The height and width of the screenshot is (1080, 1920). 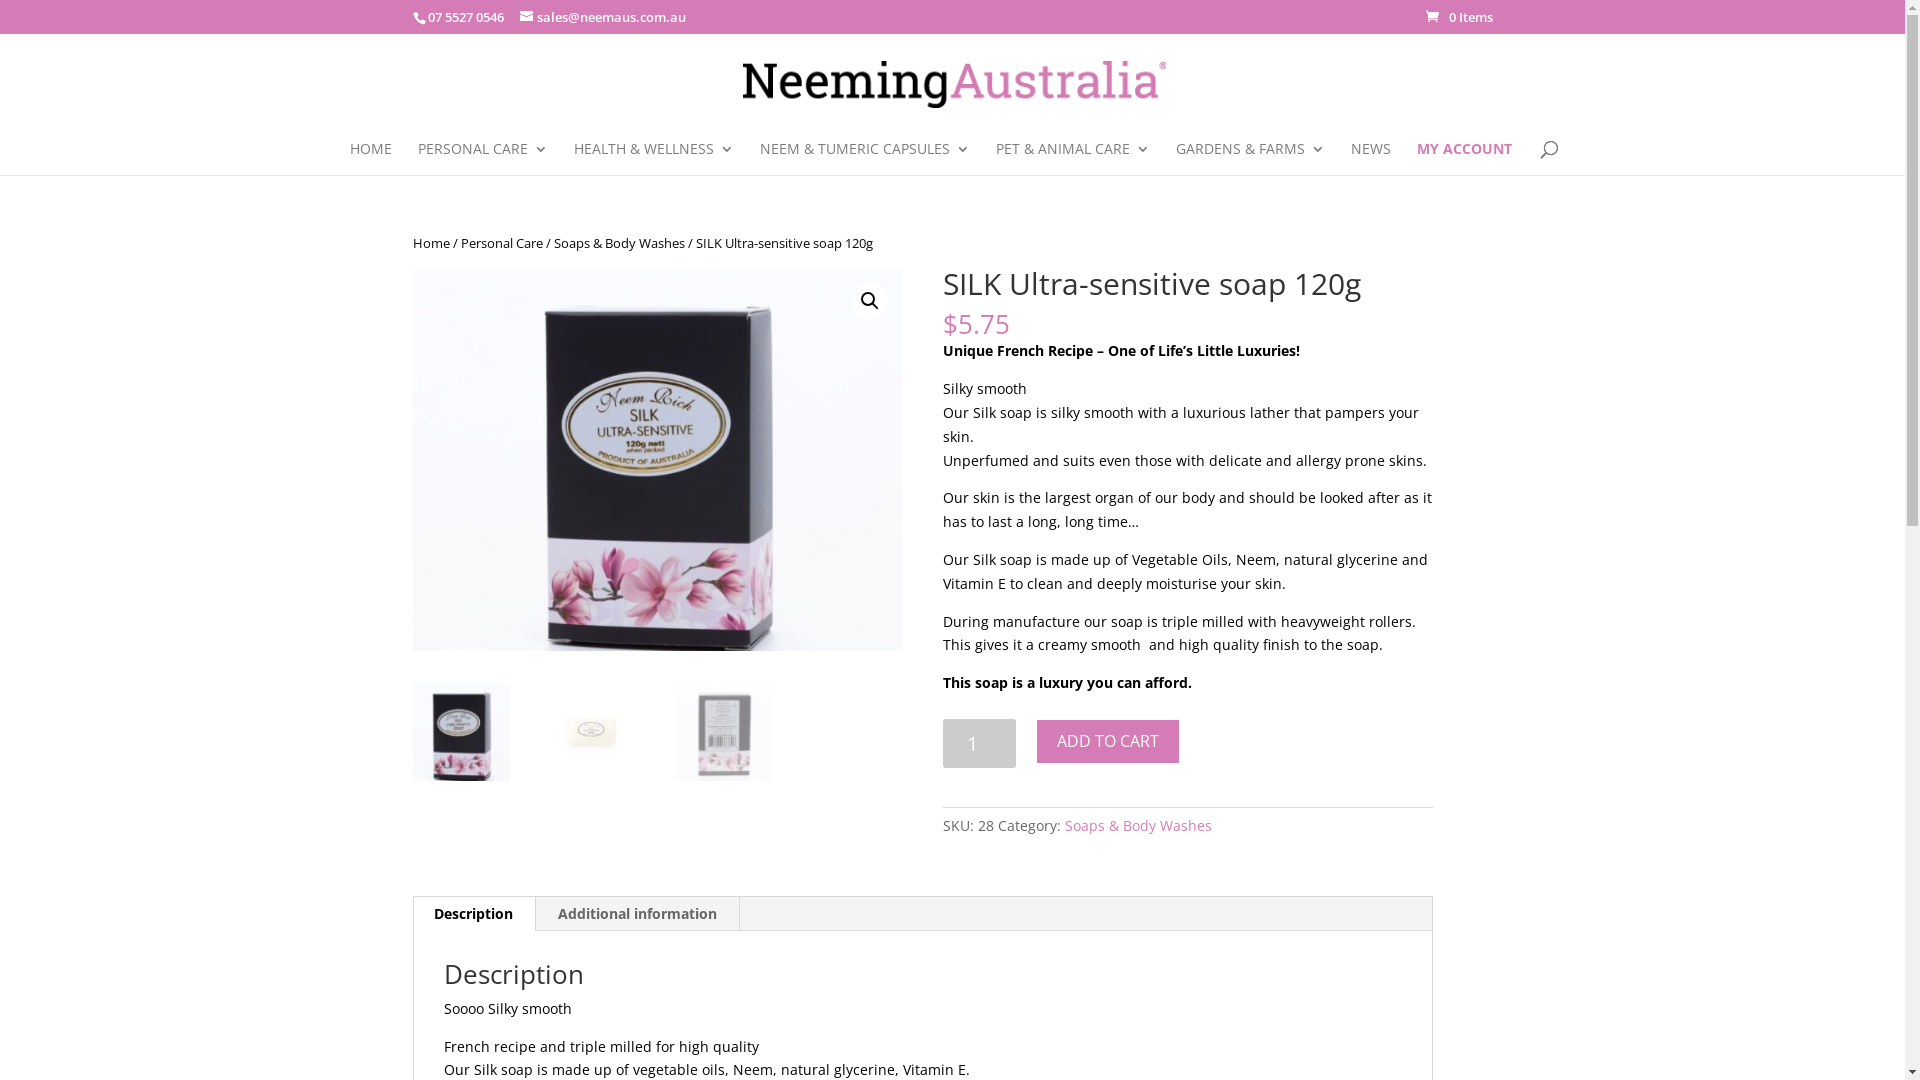 I want to click on 'Additional information', so click(x=636, y=914).